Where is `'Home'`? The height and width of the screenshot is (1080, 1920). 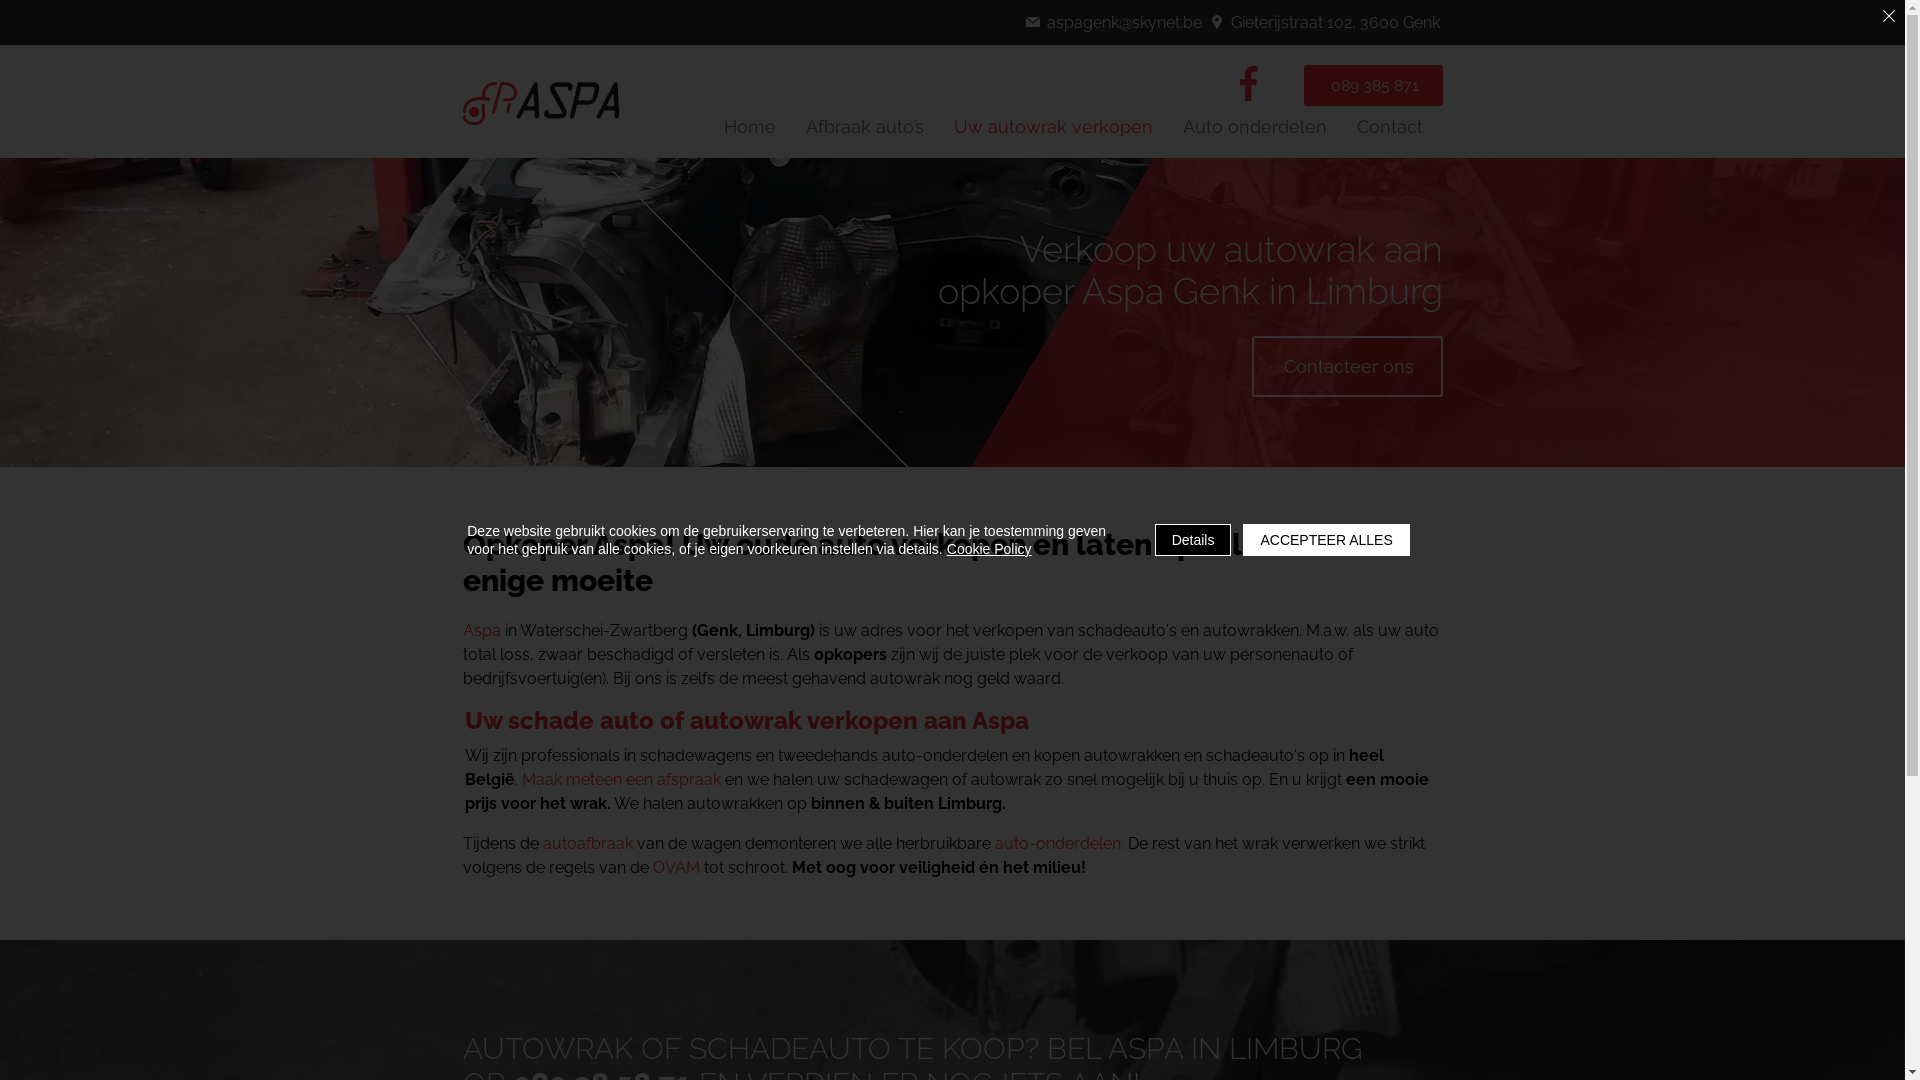 'Home' is located at coordinates (748, 126).